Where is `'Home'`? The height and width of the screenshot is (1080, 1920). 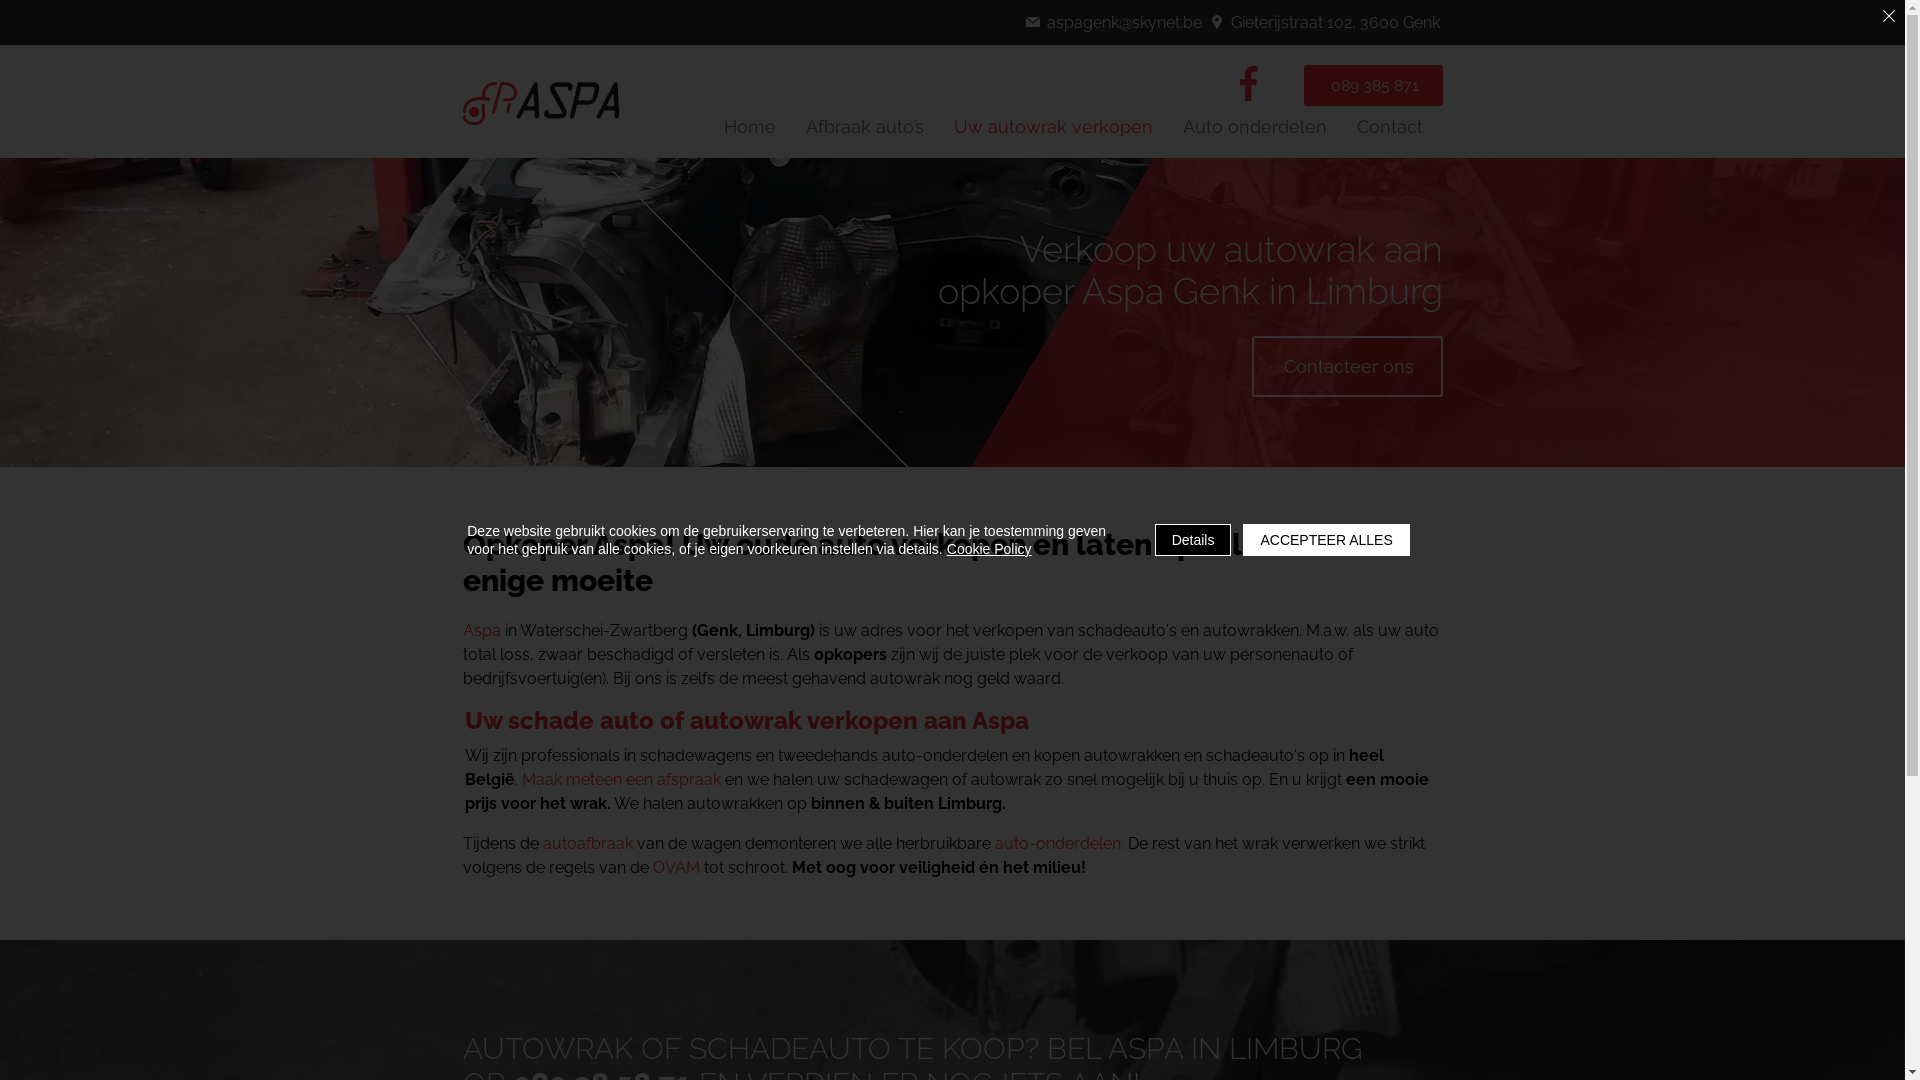 'Home' is located at coordinates (748, 126).